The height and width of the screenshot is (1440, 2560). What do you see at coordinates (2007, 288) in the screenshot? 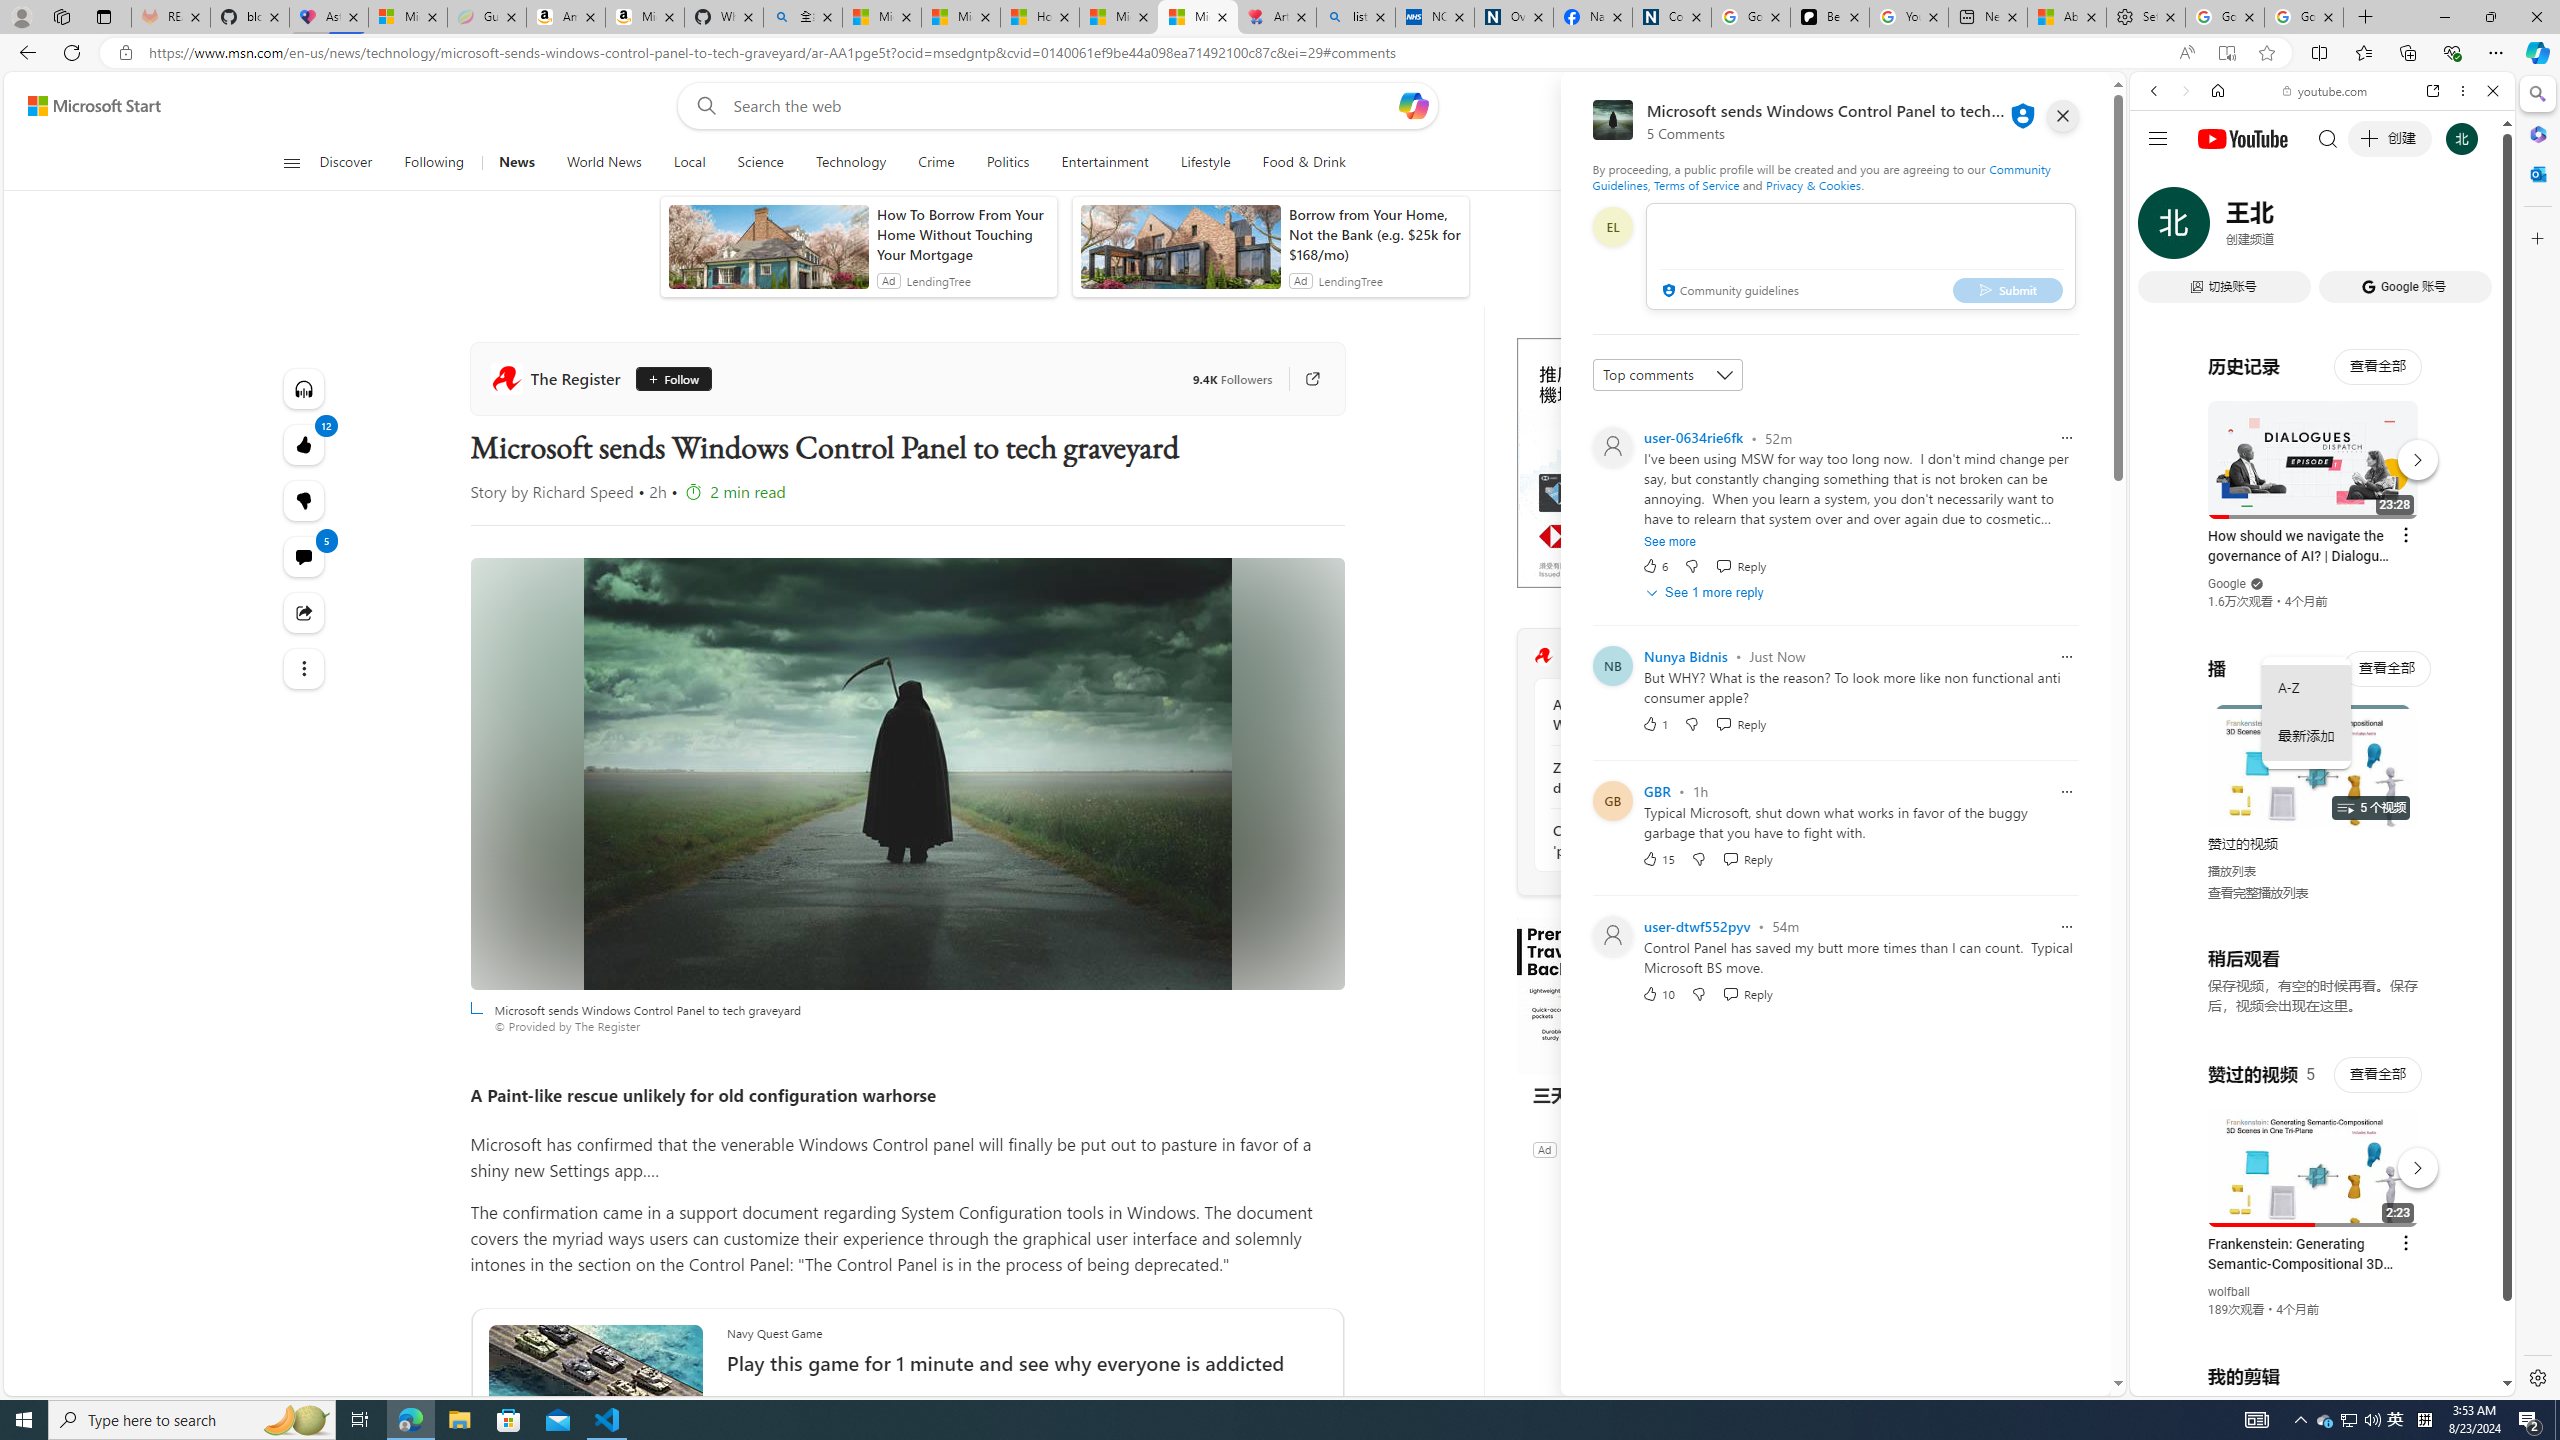
I see `'Submit'` at bounding box center [2007, 288].